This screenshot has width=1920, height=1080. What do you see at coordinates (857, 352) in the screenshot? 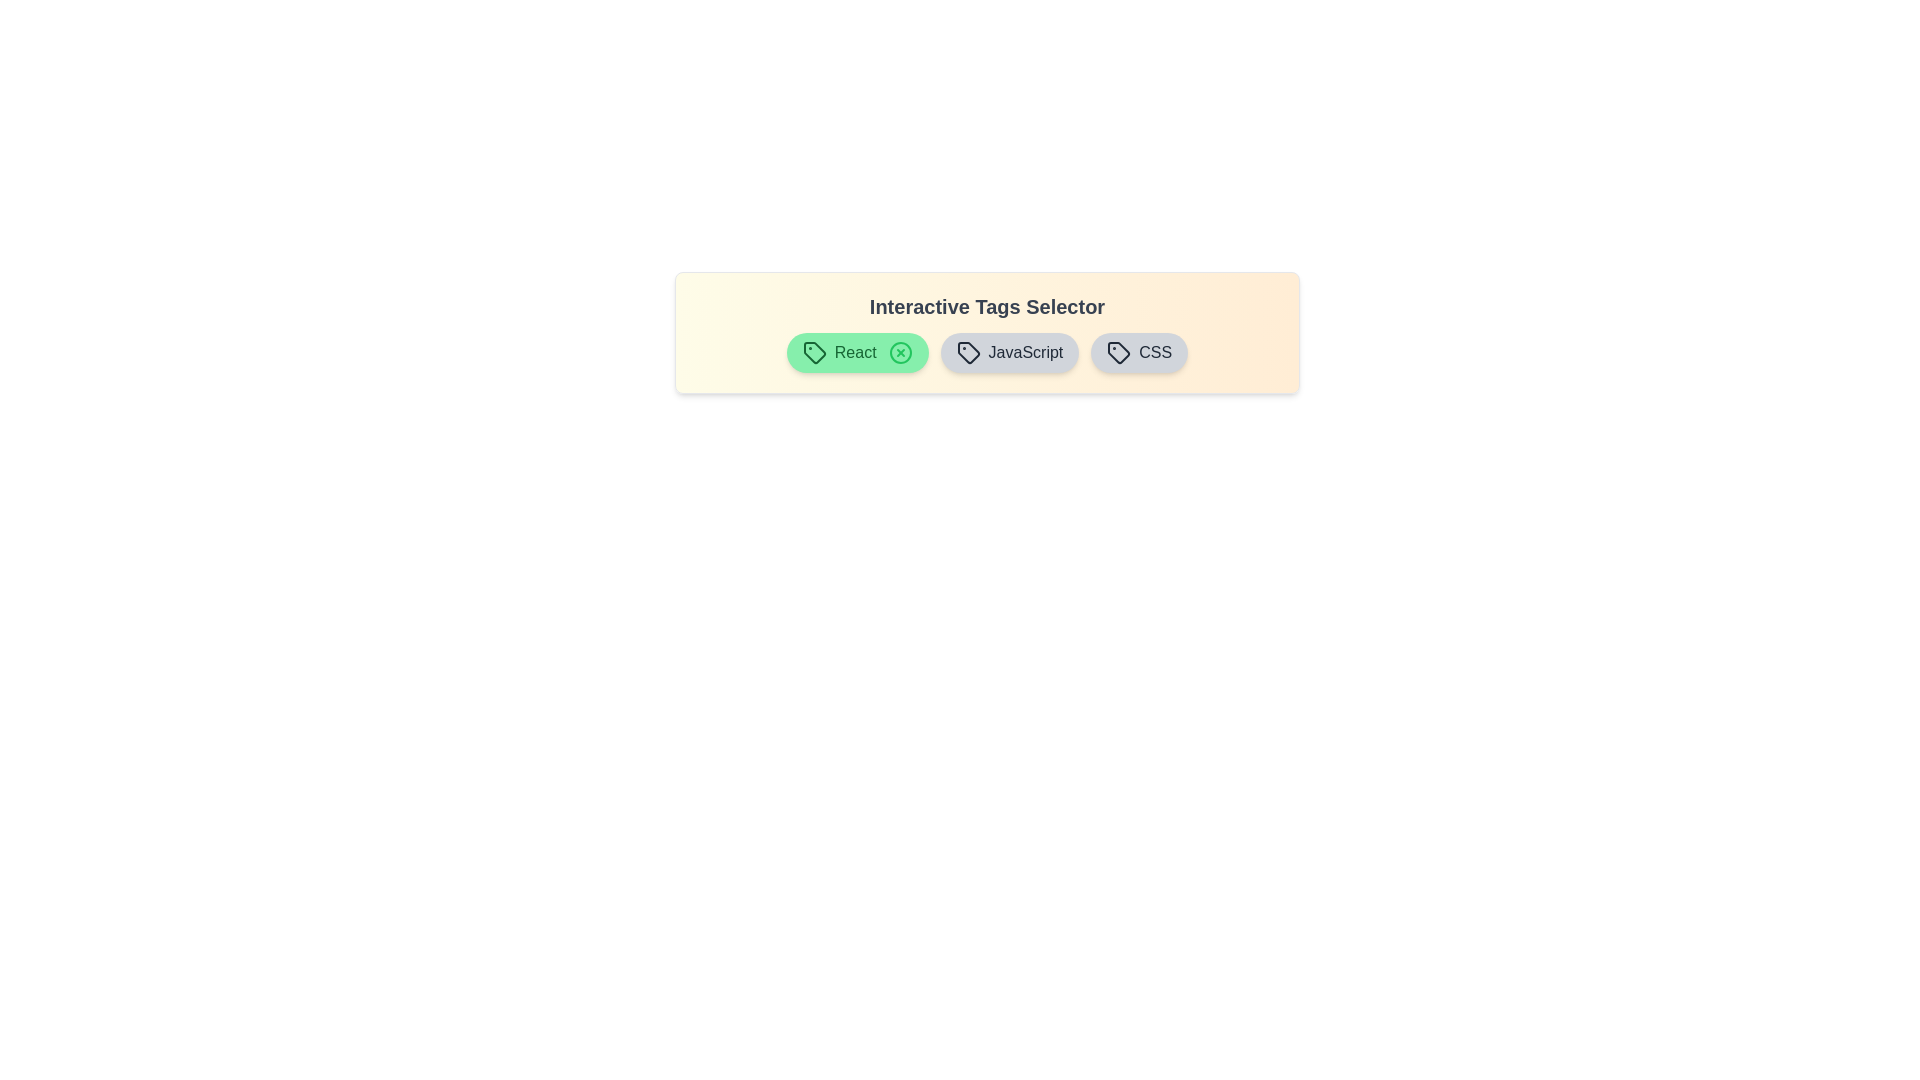
I see `the tag labeled React to observe its hover effect` at bounding box center [857, 352].